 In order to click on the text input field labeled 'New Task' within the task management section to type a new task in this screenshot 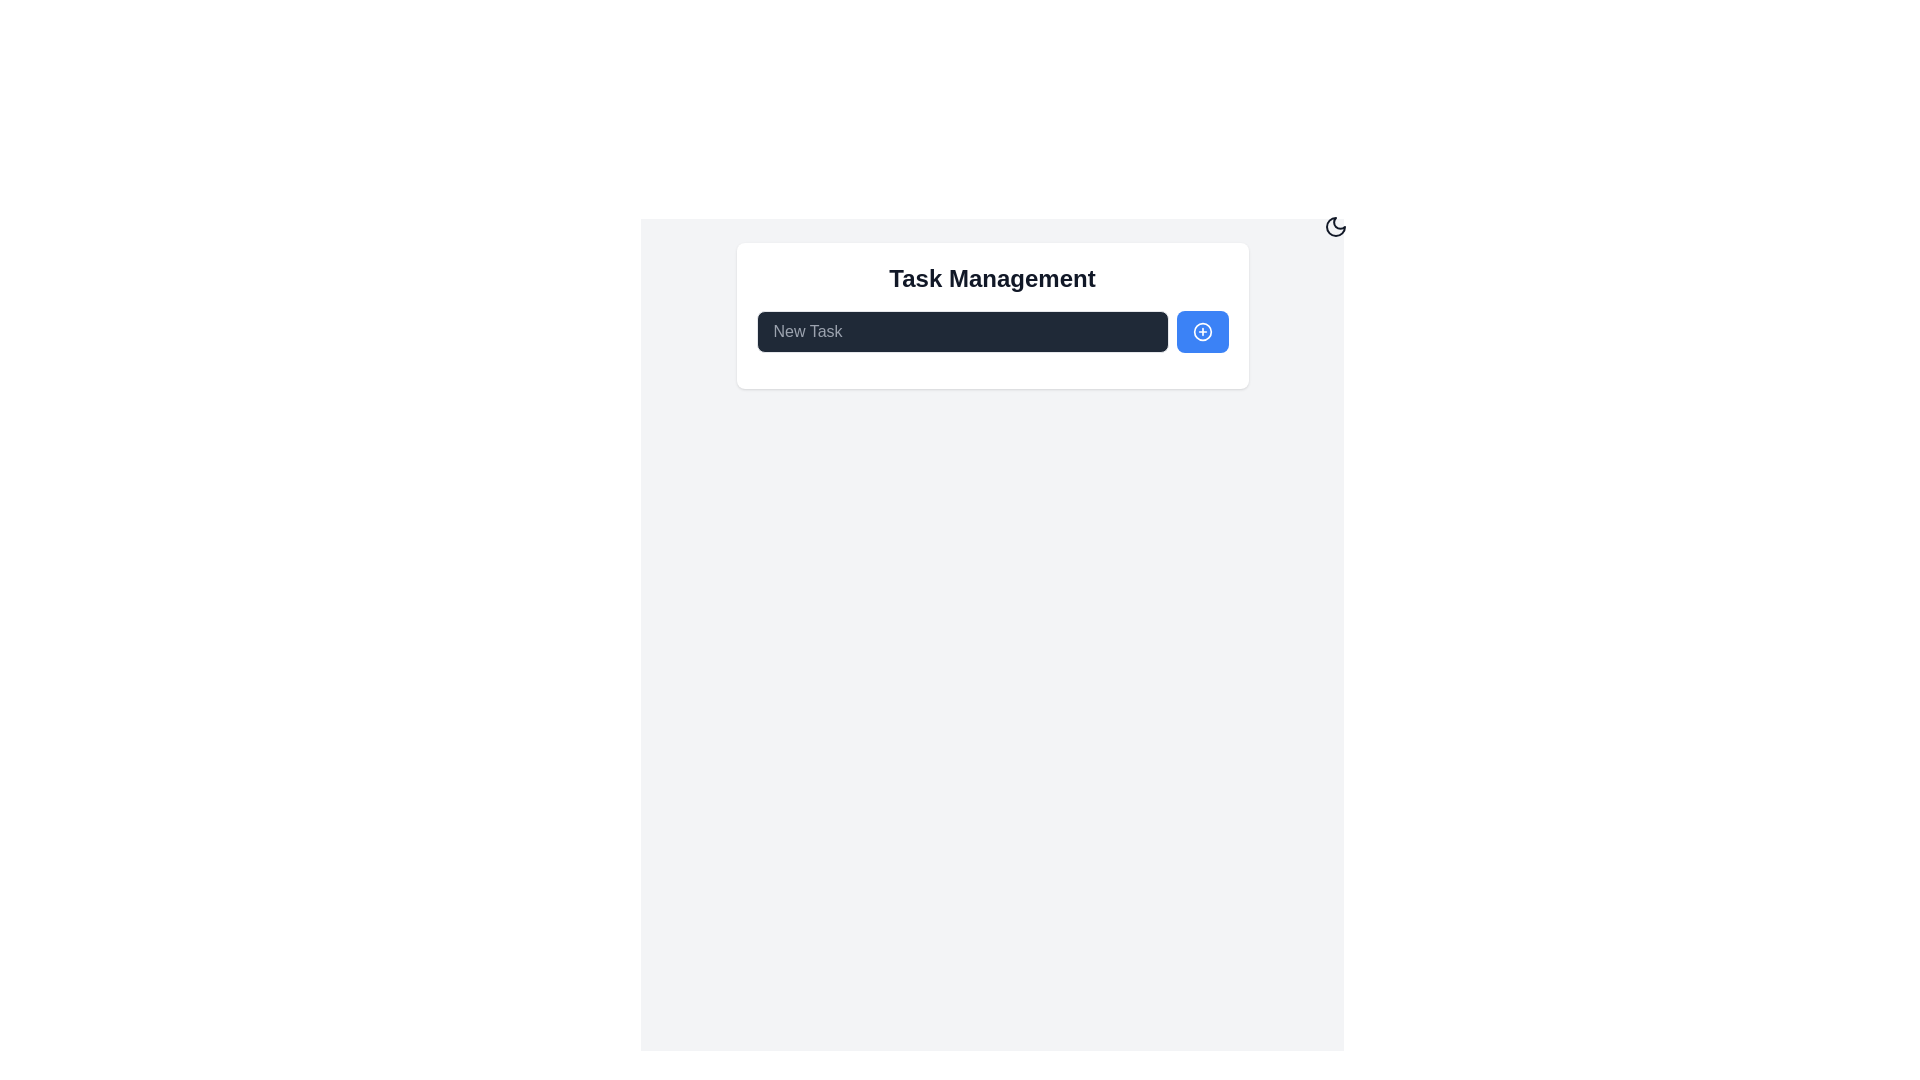, I will do `click(992, 330)`.